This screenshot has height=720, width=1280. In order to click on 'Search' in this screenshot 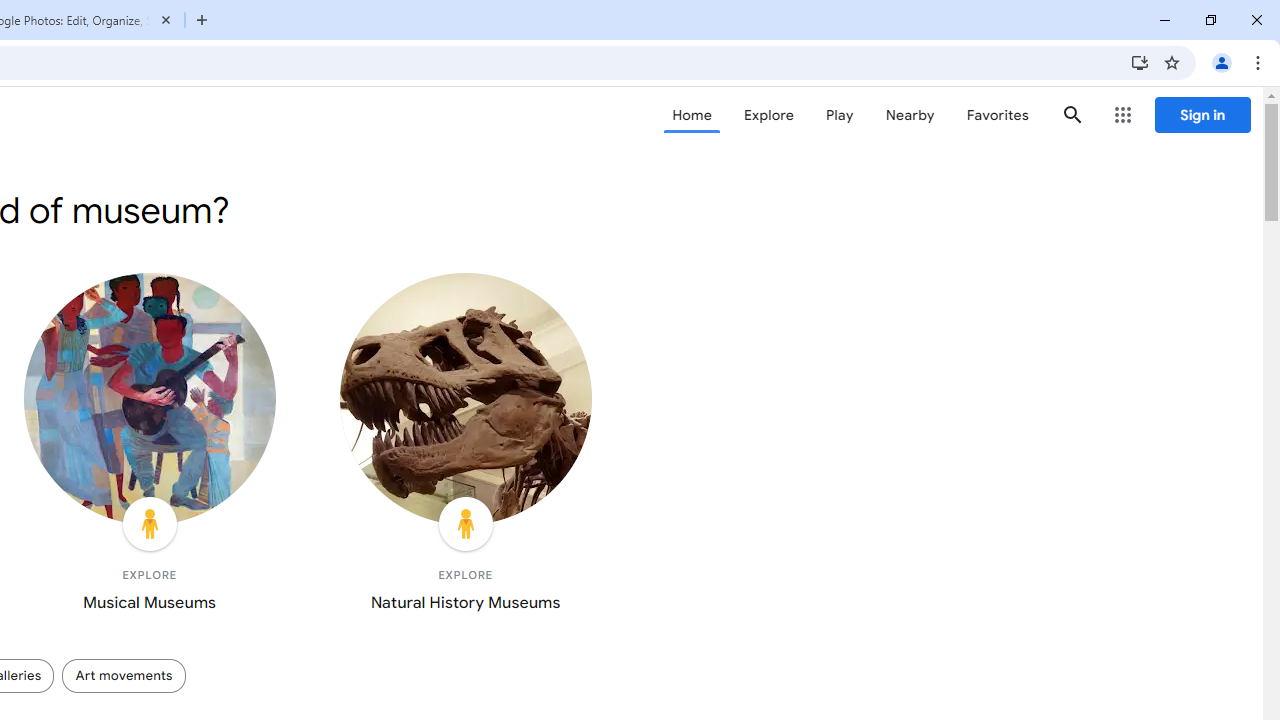, I will do `click(1072, 114)`.